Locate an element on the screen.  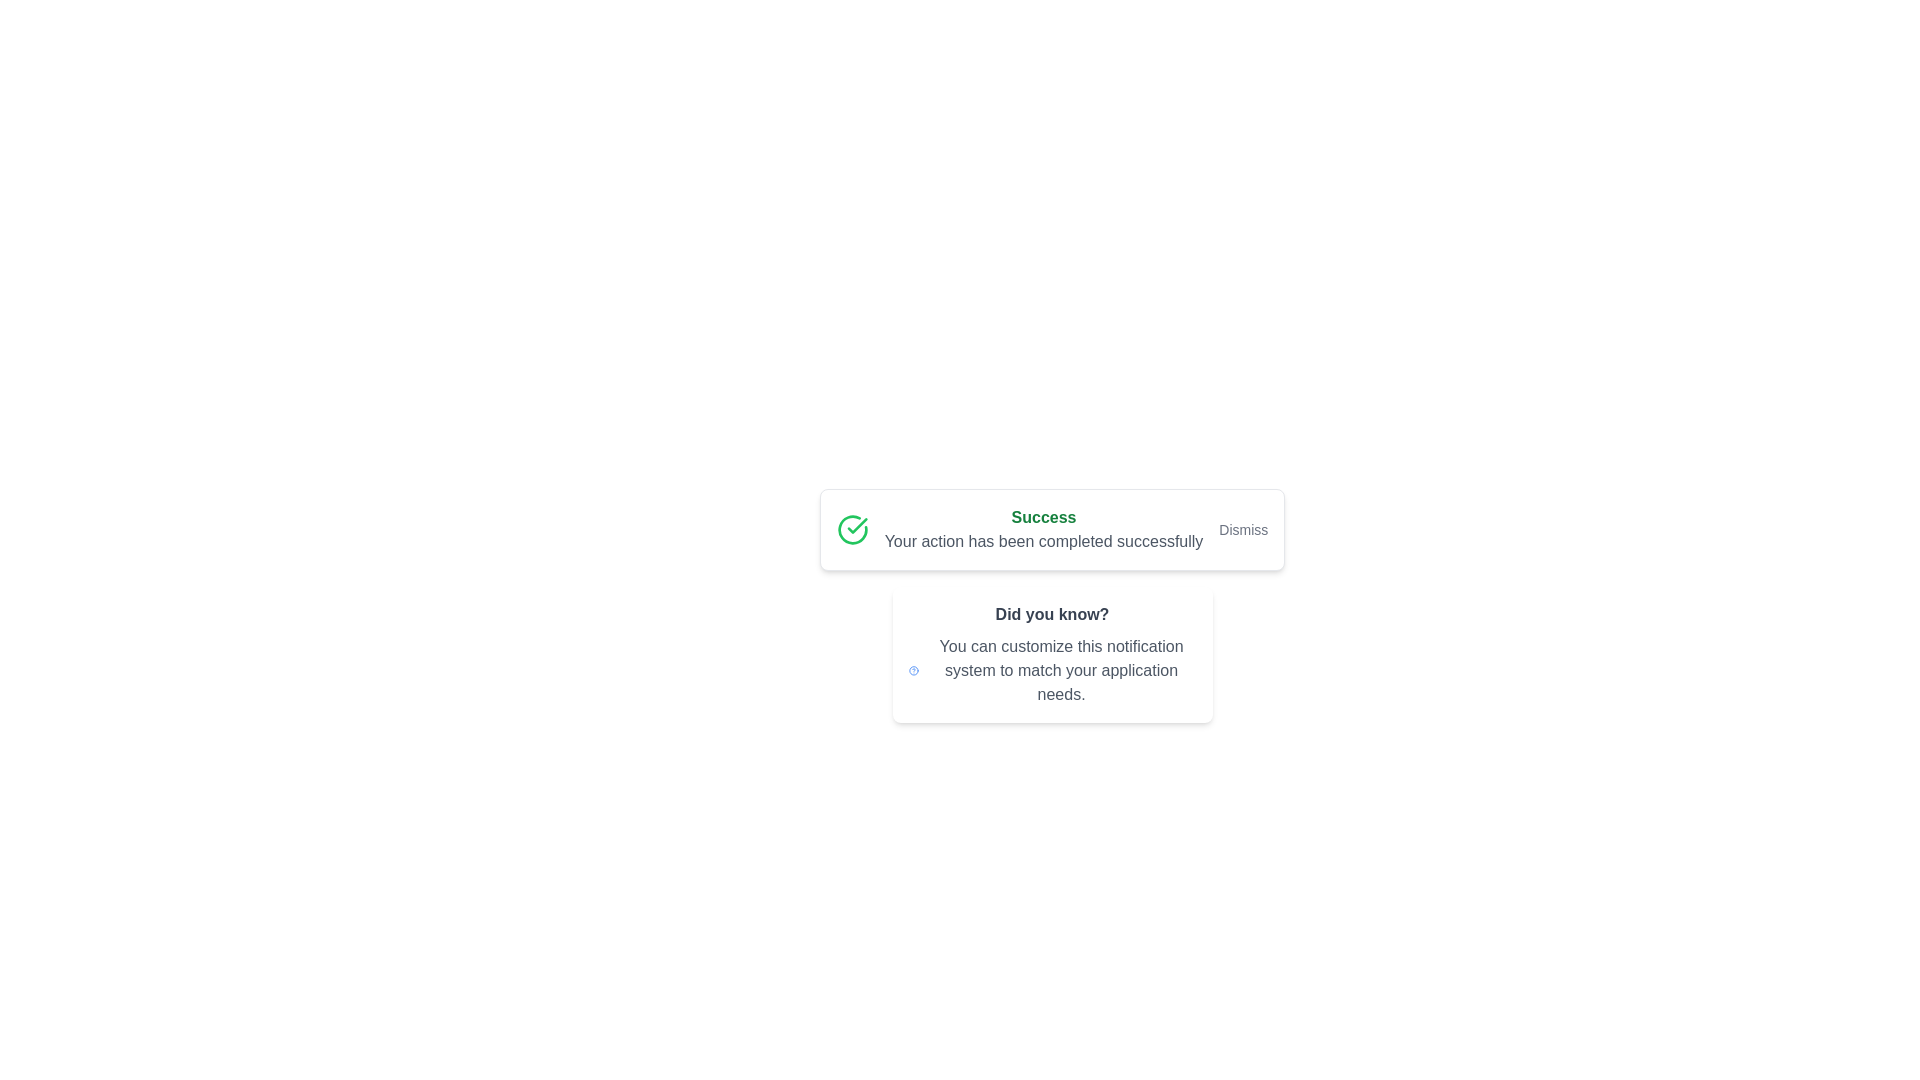
the 'Success' text label, which is a bold green font notification indicating a successful action, located prominently above the message 'Your action has been completed successfully' is located at coordinates (1042, 516).